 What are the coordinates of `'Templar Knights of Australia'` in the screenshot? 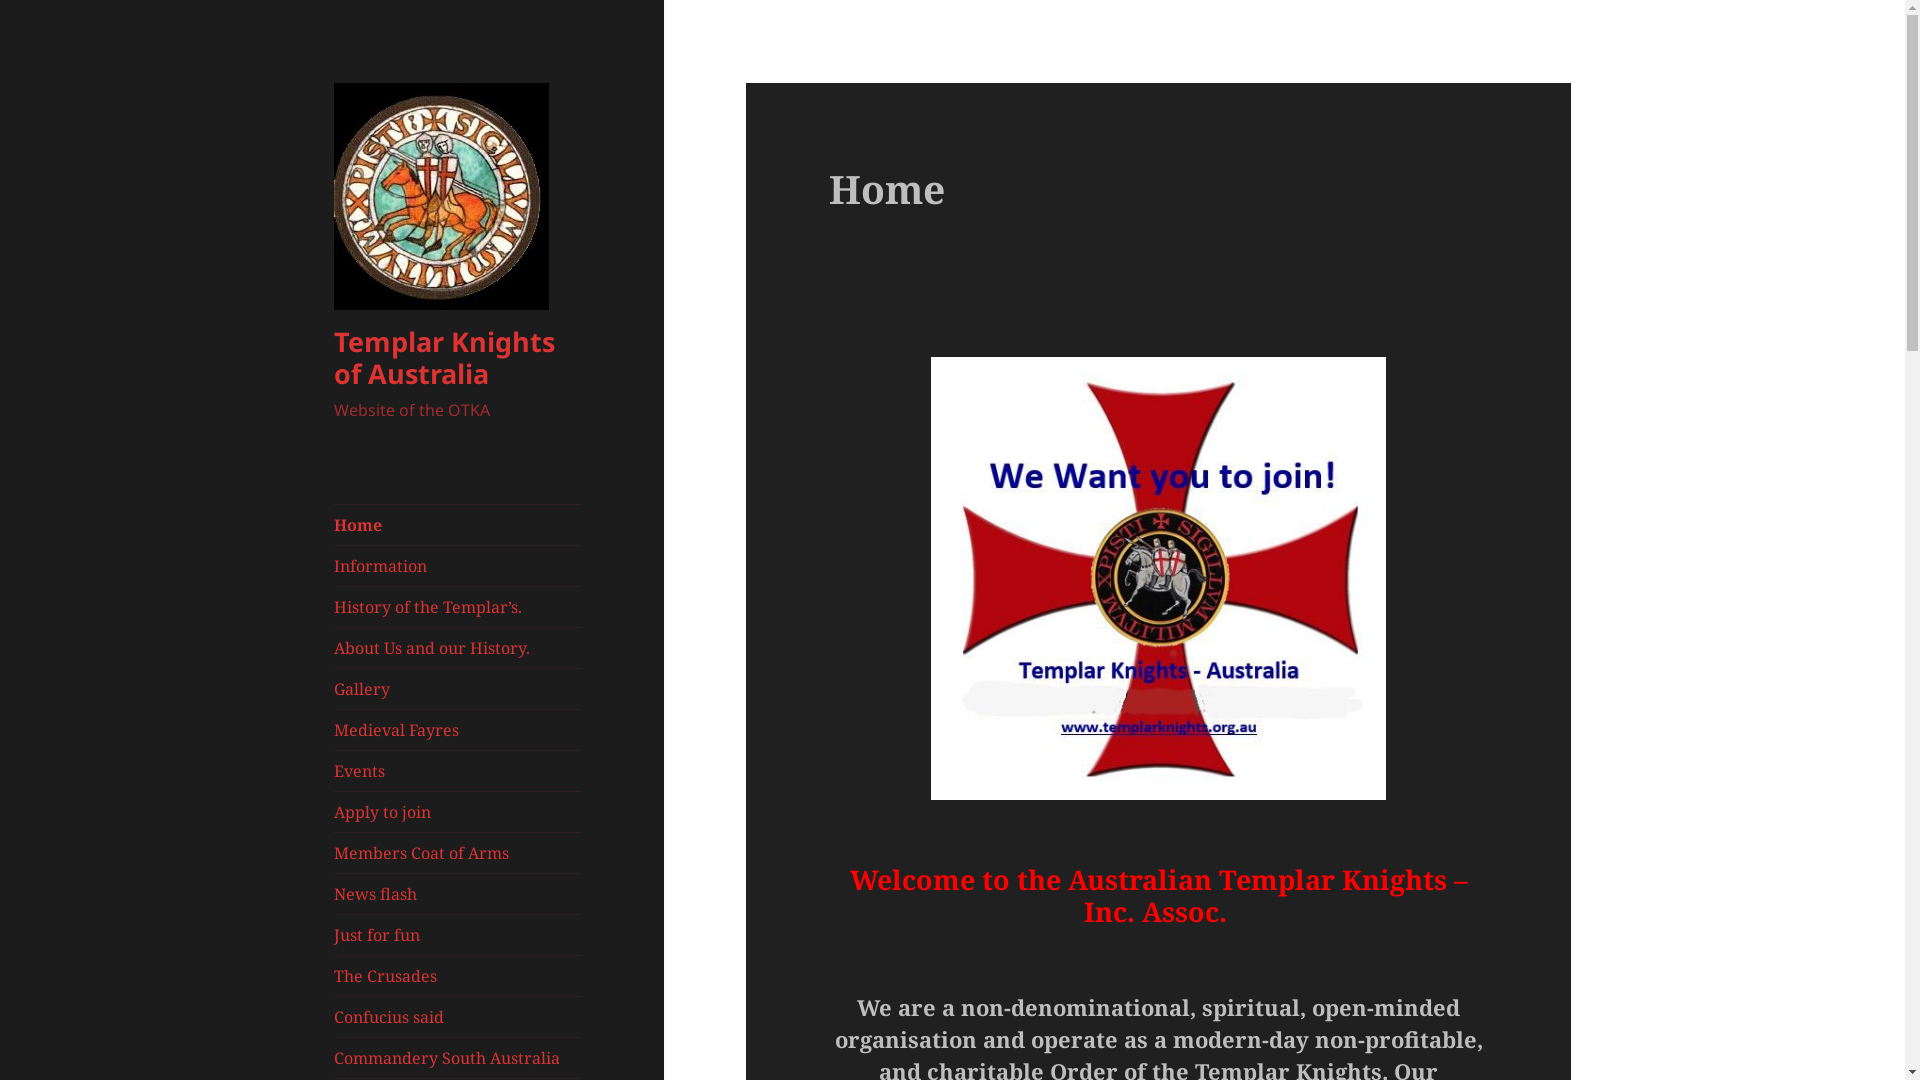 It's located at (443, 356).